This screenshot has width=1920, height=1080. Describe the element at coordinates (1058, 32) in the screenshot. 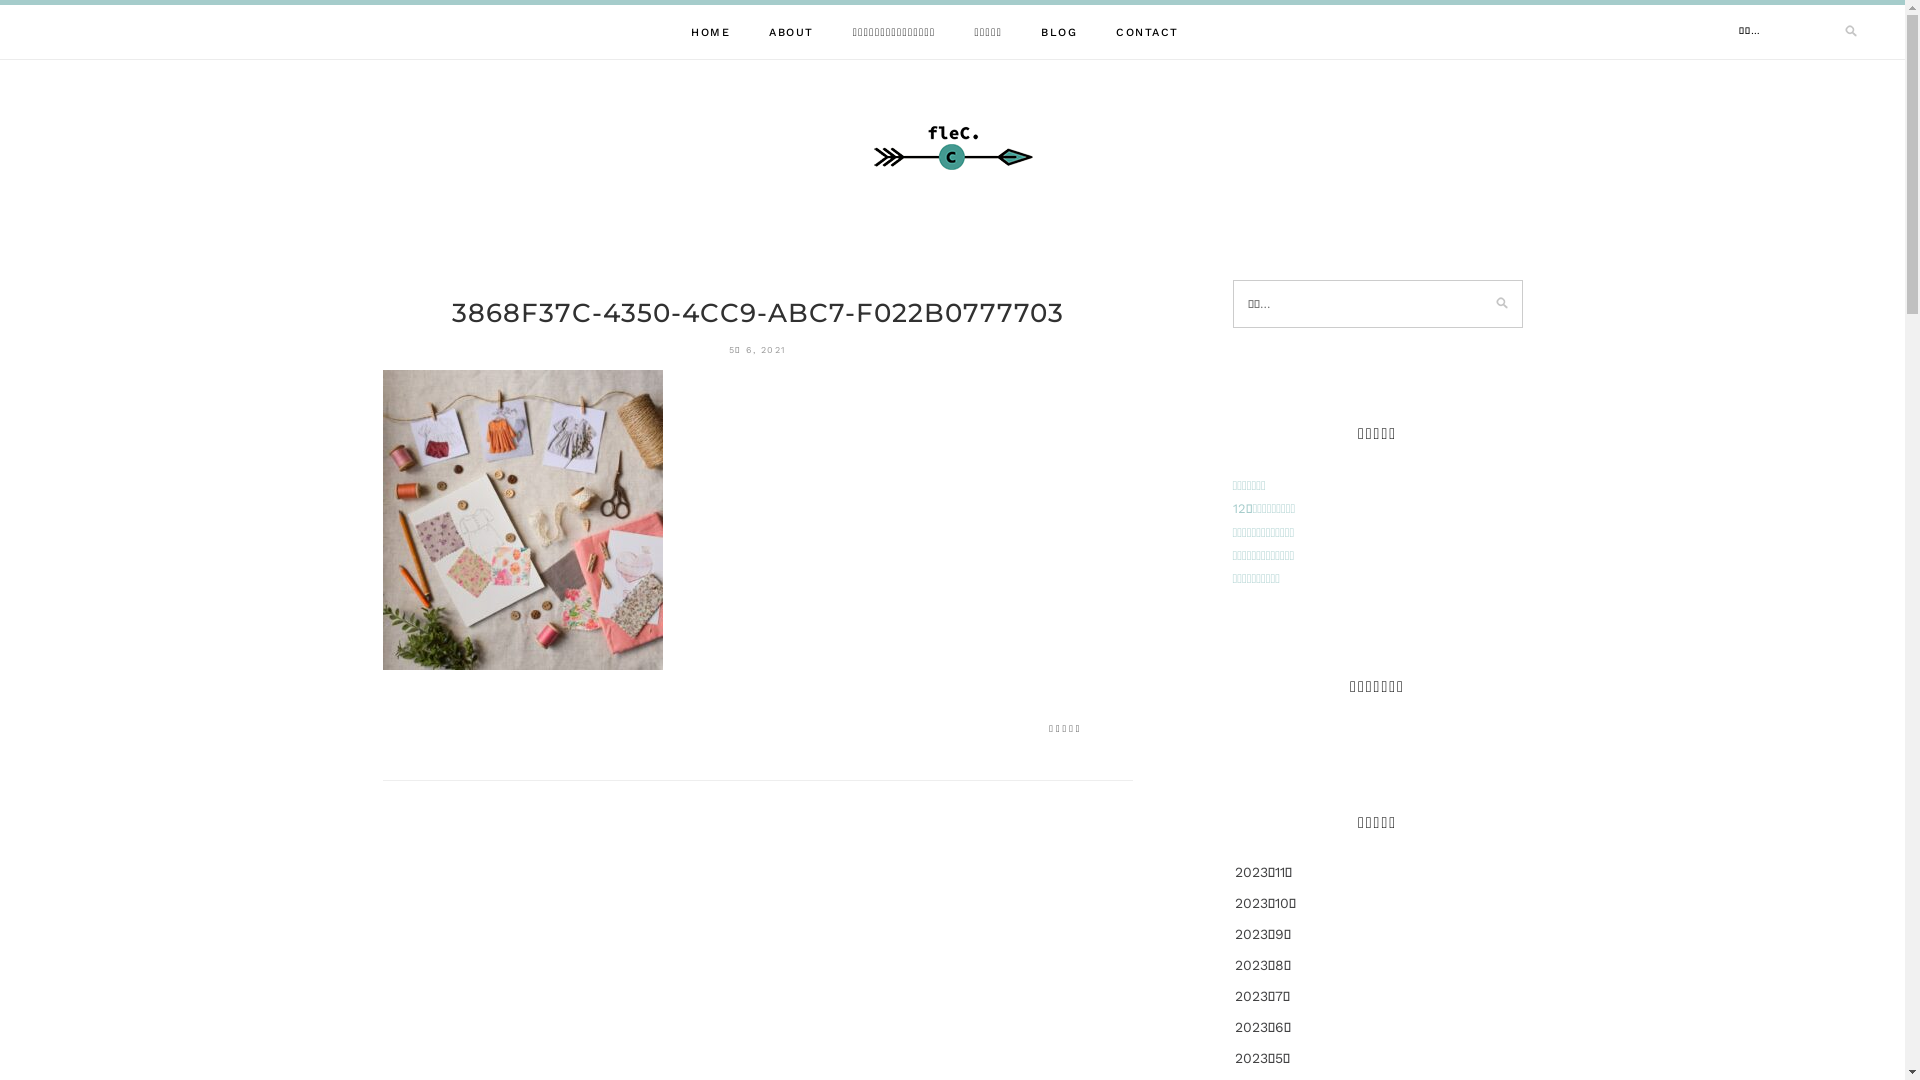

I see `'BLOG'` at that location.